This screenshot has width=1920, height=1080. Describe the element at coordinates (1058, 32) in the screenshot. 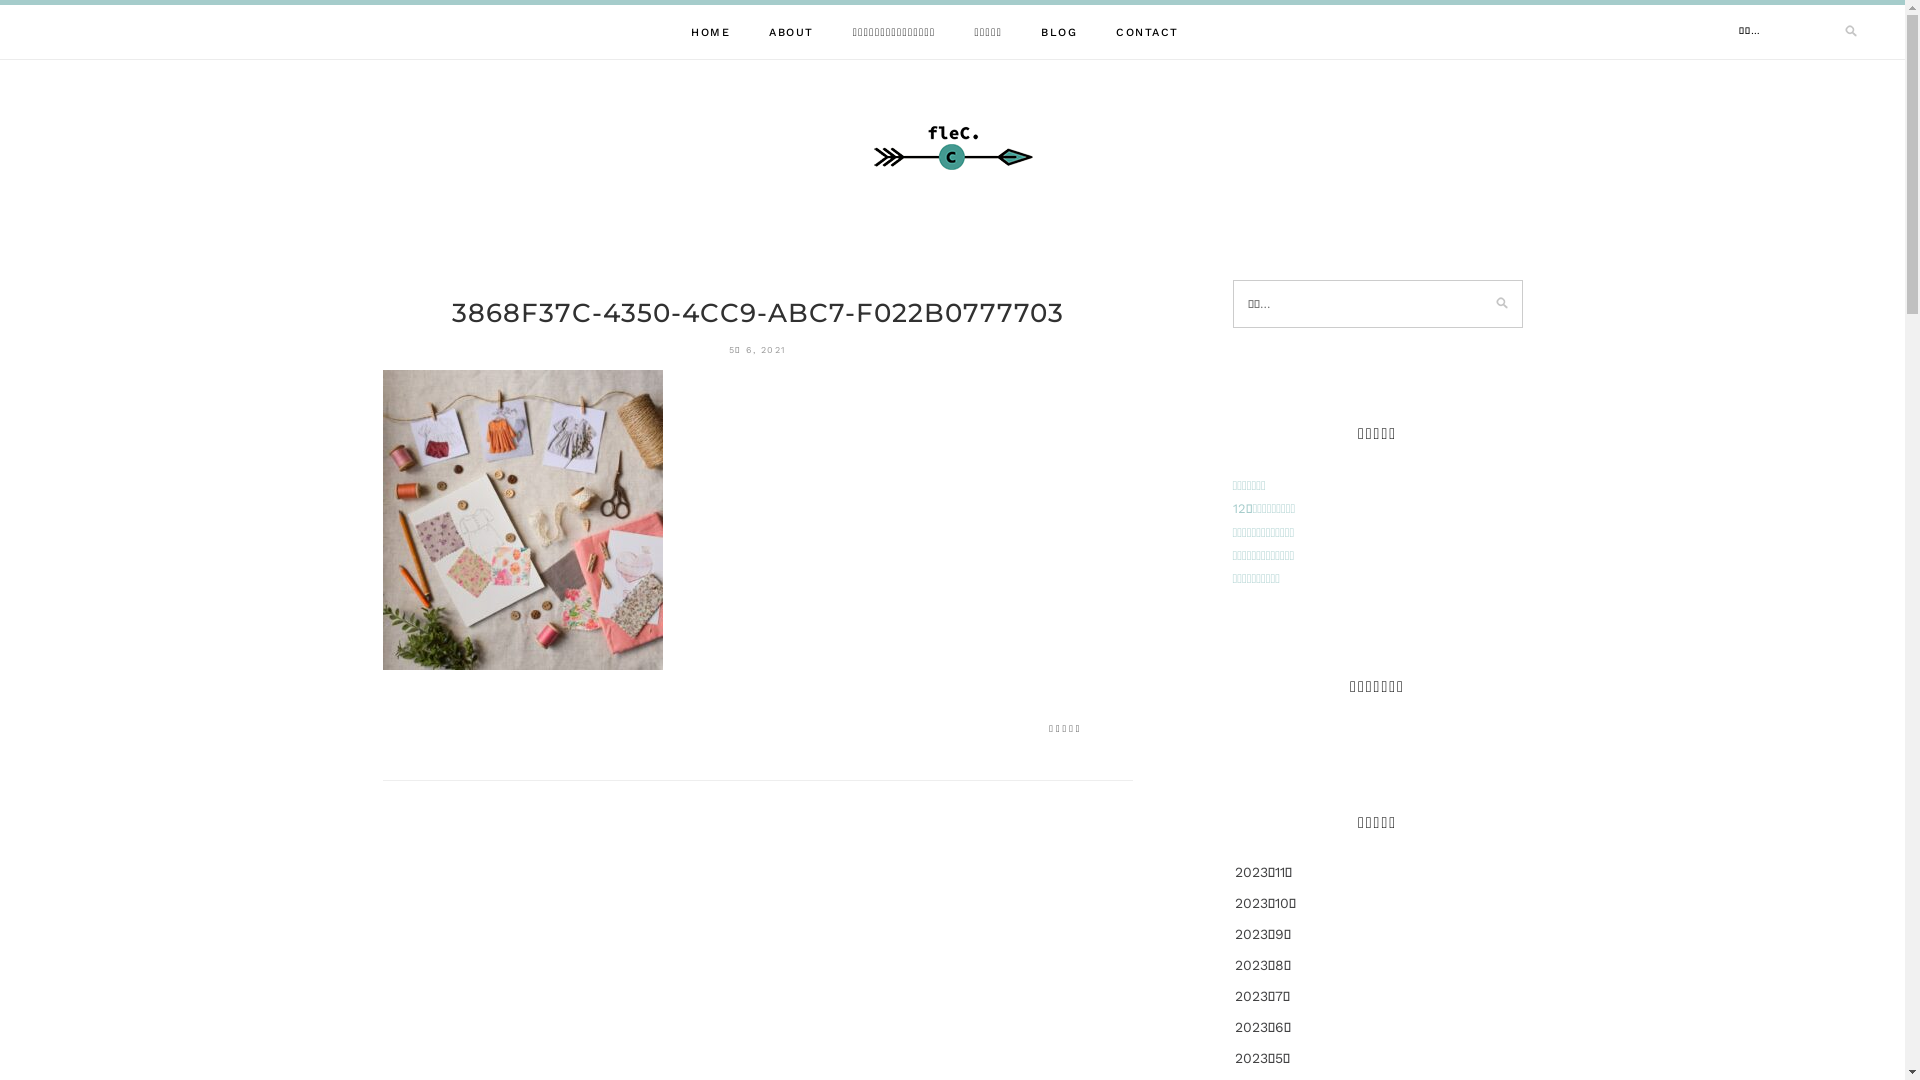

I see `'BLOG'` at that location.